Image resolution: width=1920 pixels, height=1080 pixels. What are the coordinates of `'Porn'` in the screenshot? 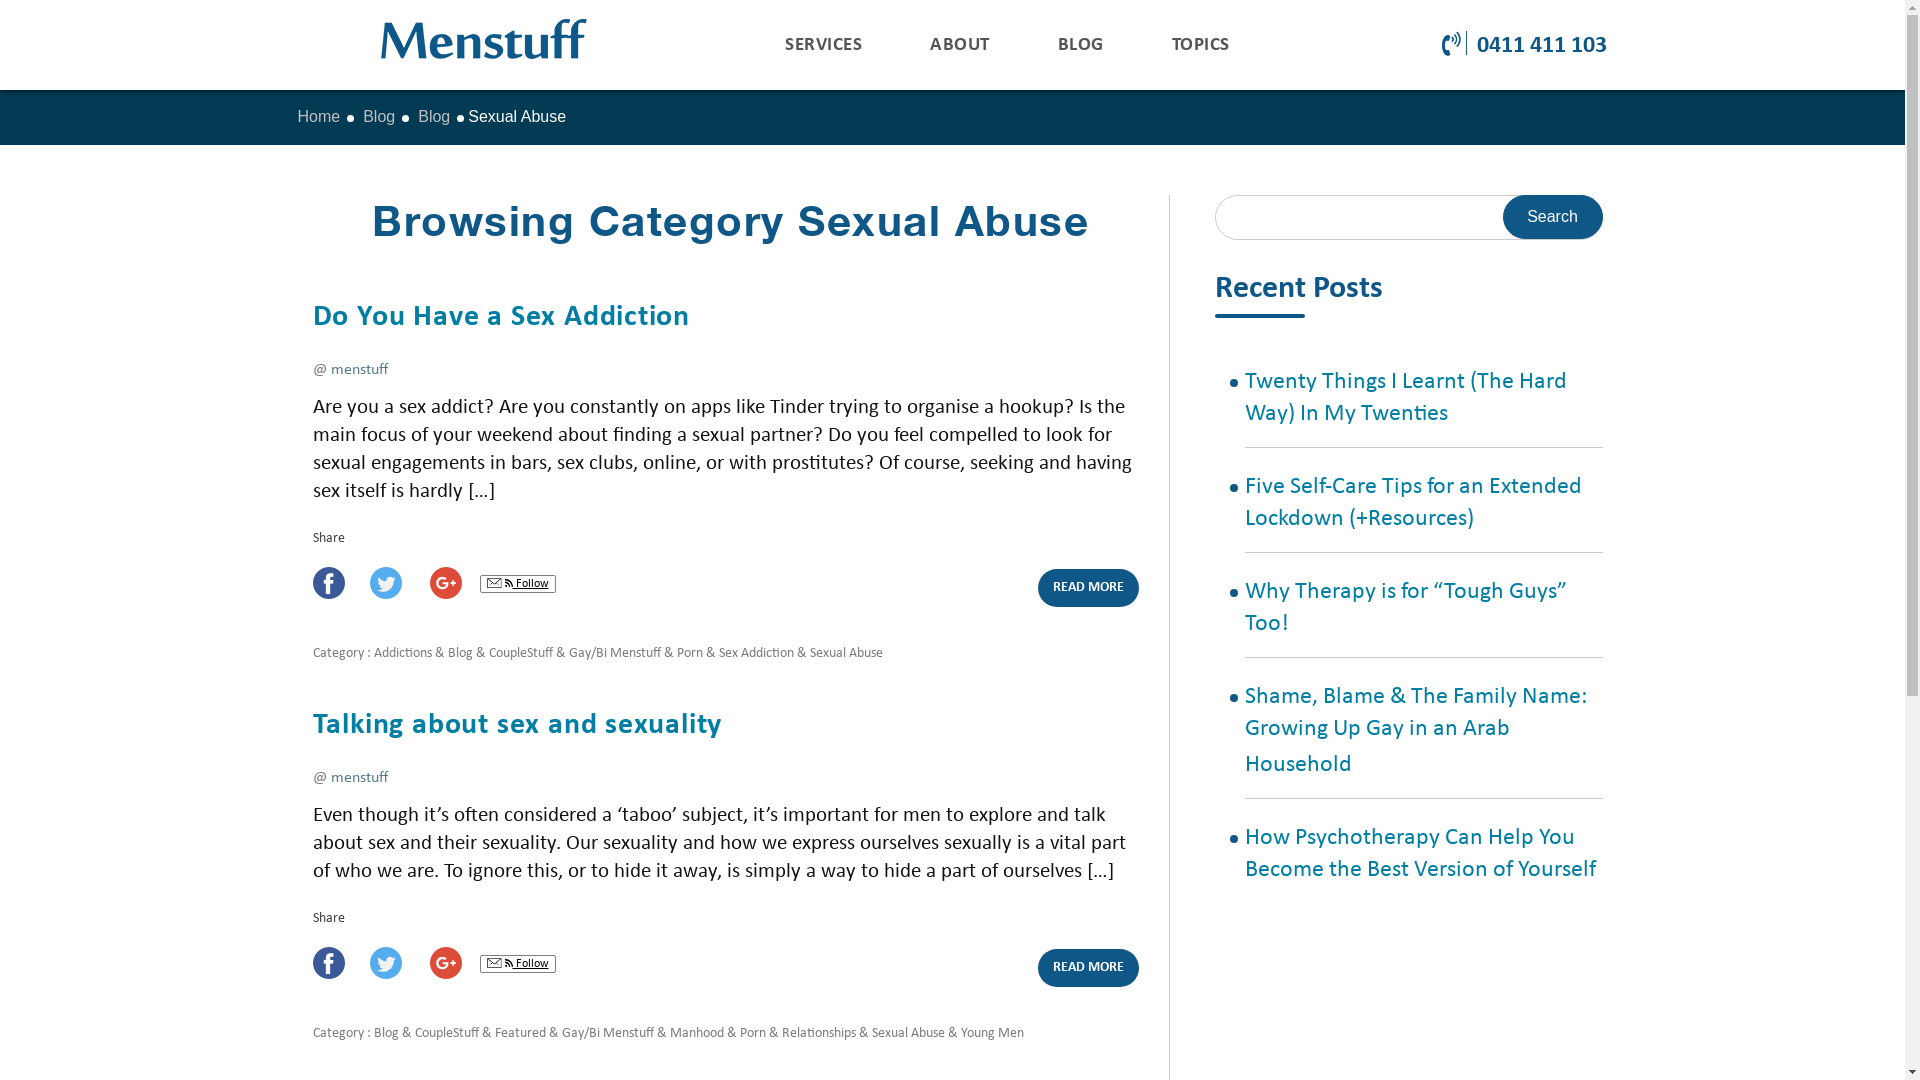 It's located at (689, 653).